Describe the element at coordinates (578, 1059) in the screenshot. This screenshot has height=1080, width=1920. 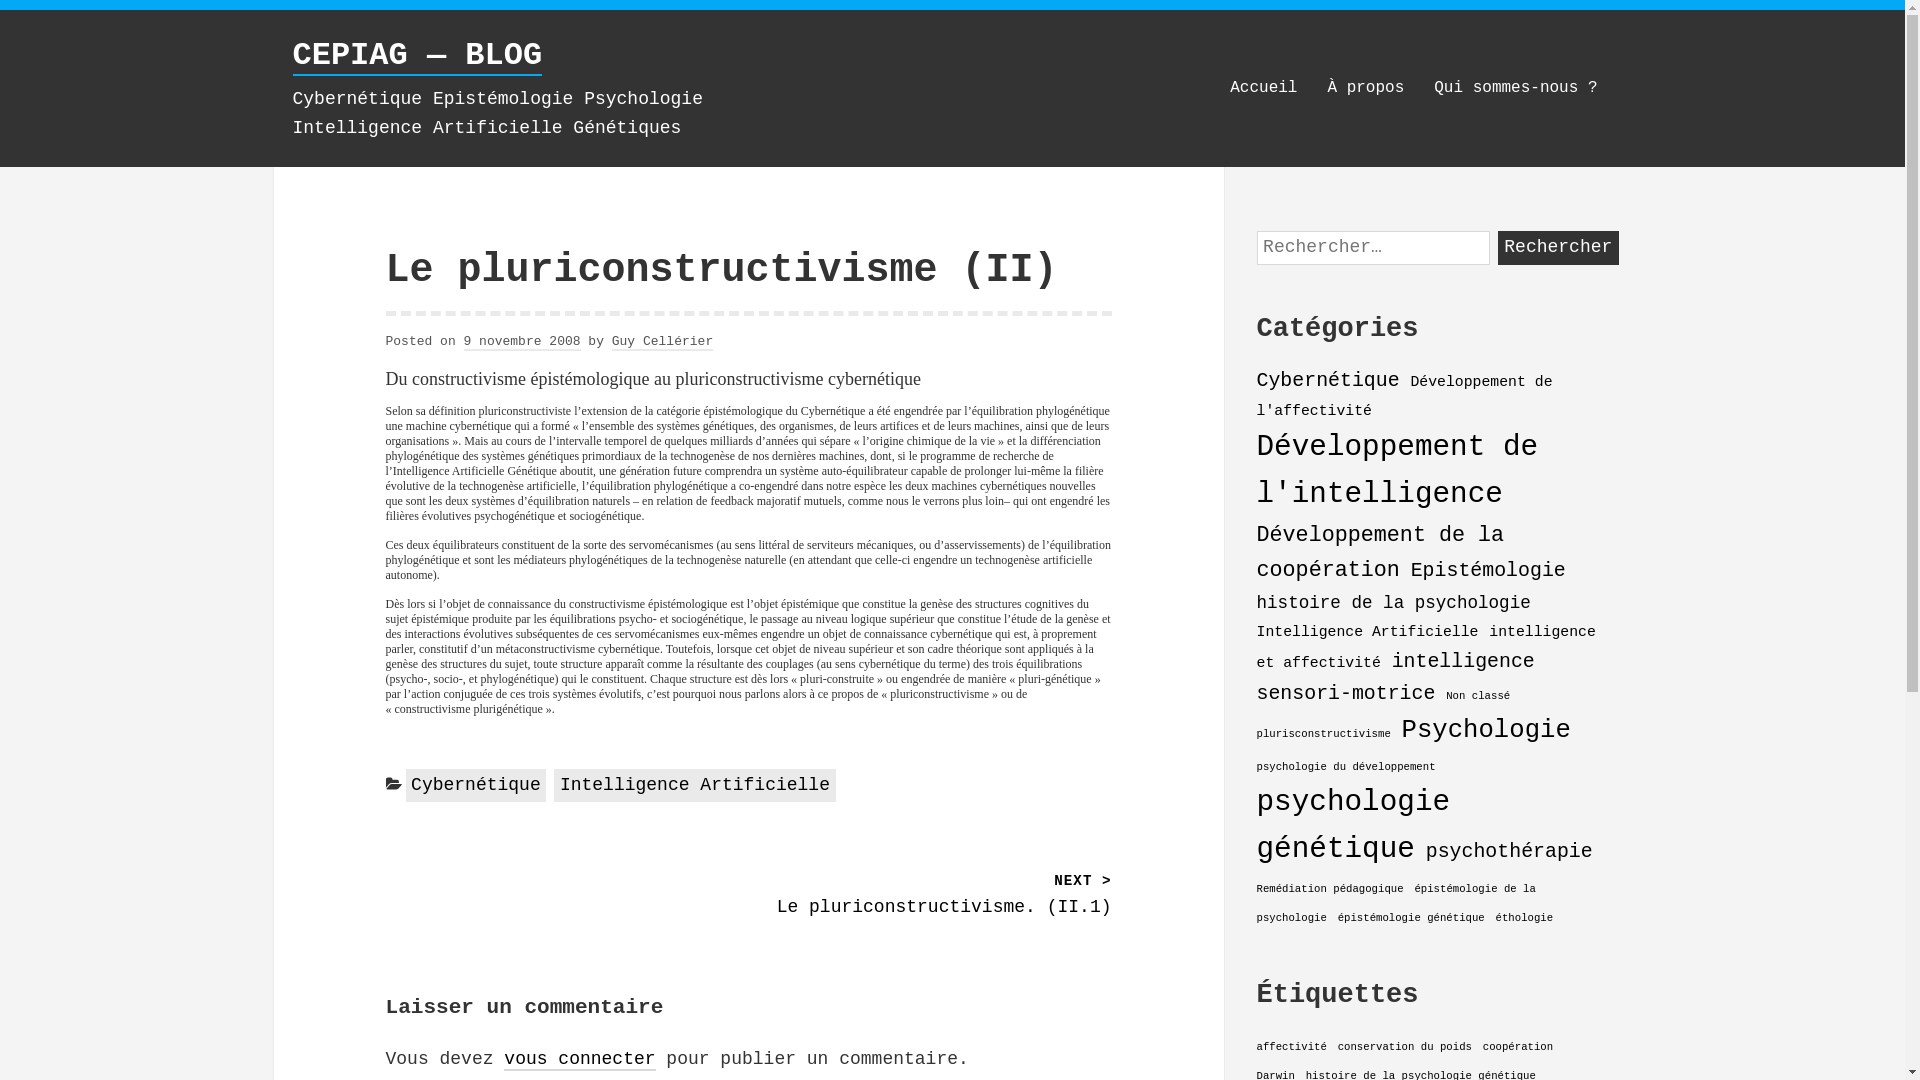
I see `'vous connecter'` at that location.